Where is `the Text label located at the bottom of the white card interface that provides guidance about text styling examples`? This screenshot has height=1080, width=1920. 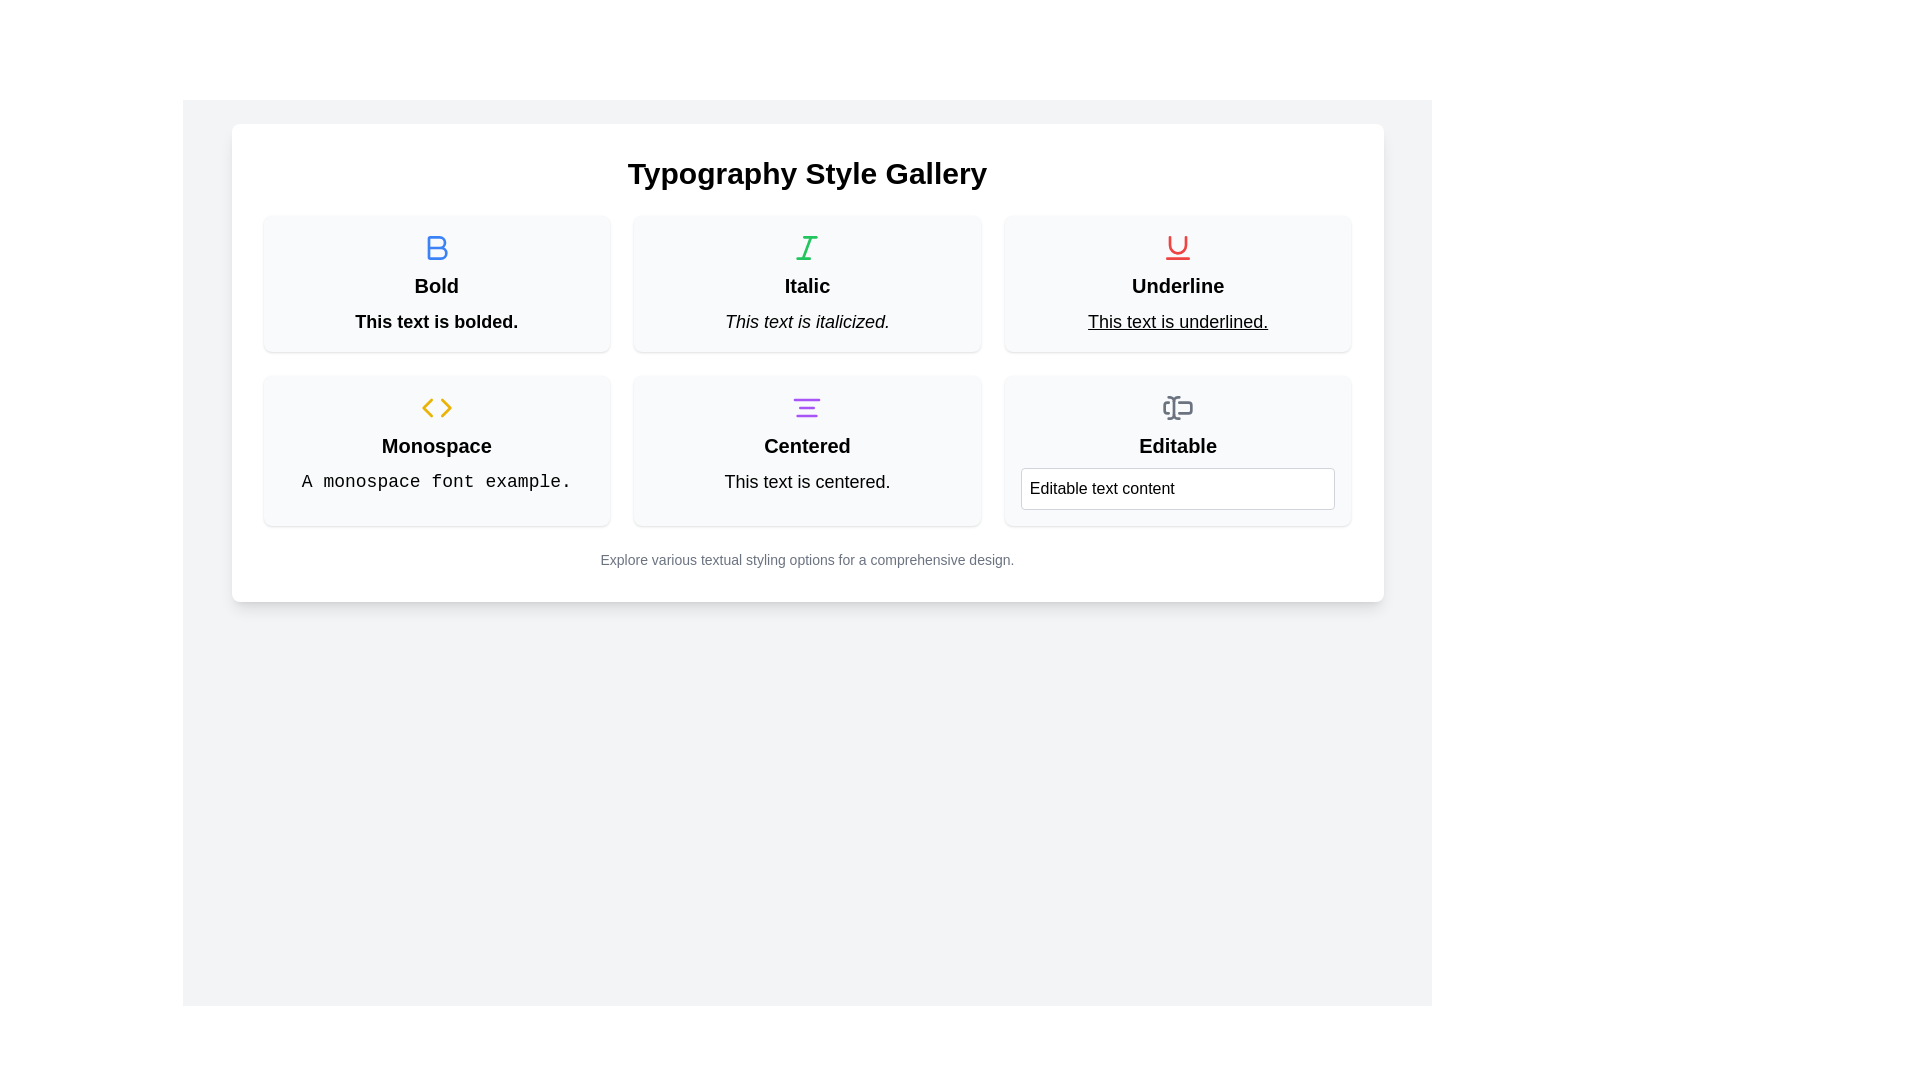 the Text label located at the bottom of the white card interface that provides guidance about text styling examples is located at coordinates (807, 559).